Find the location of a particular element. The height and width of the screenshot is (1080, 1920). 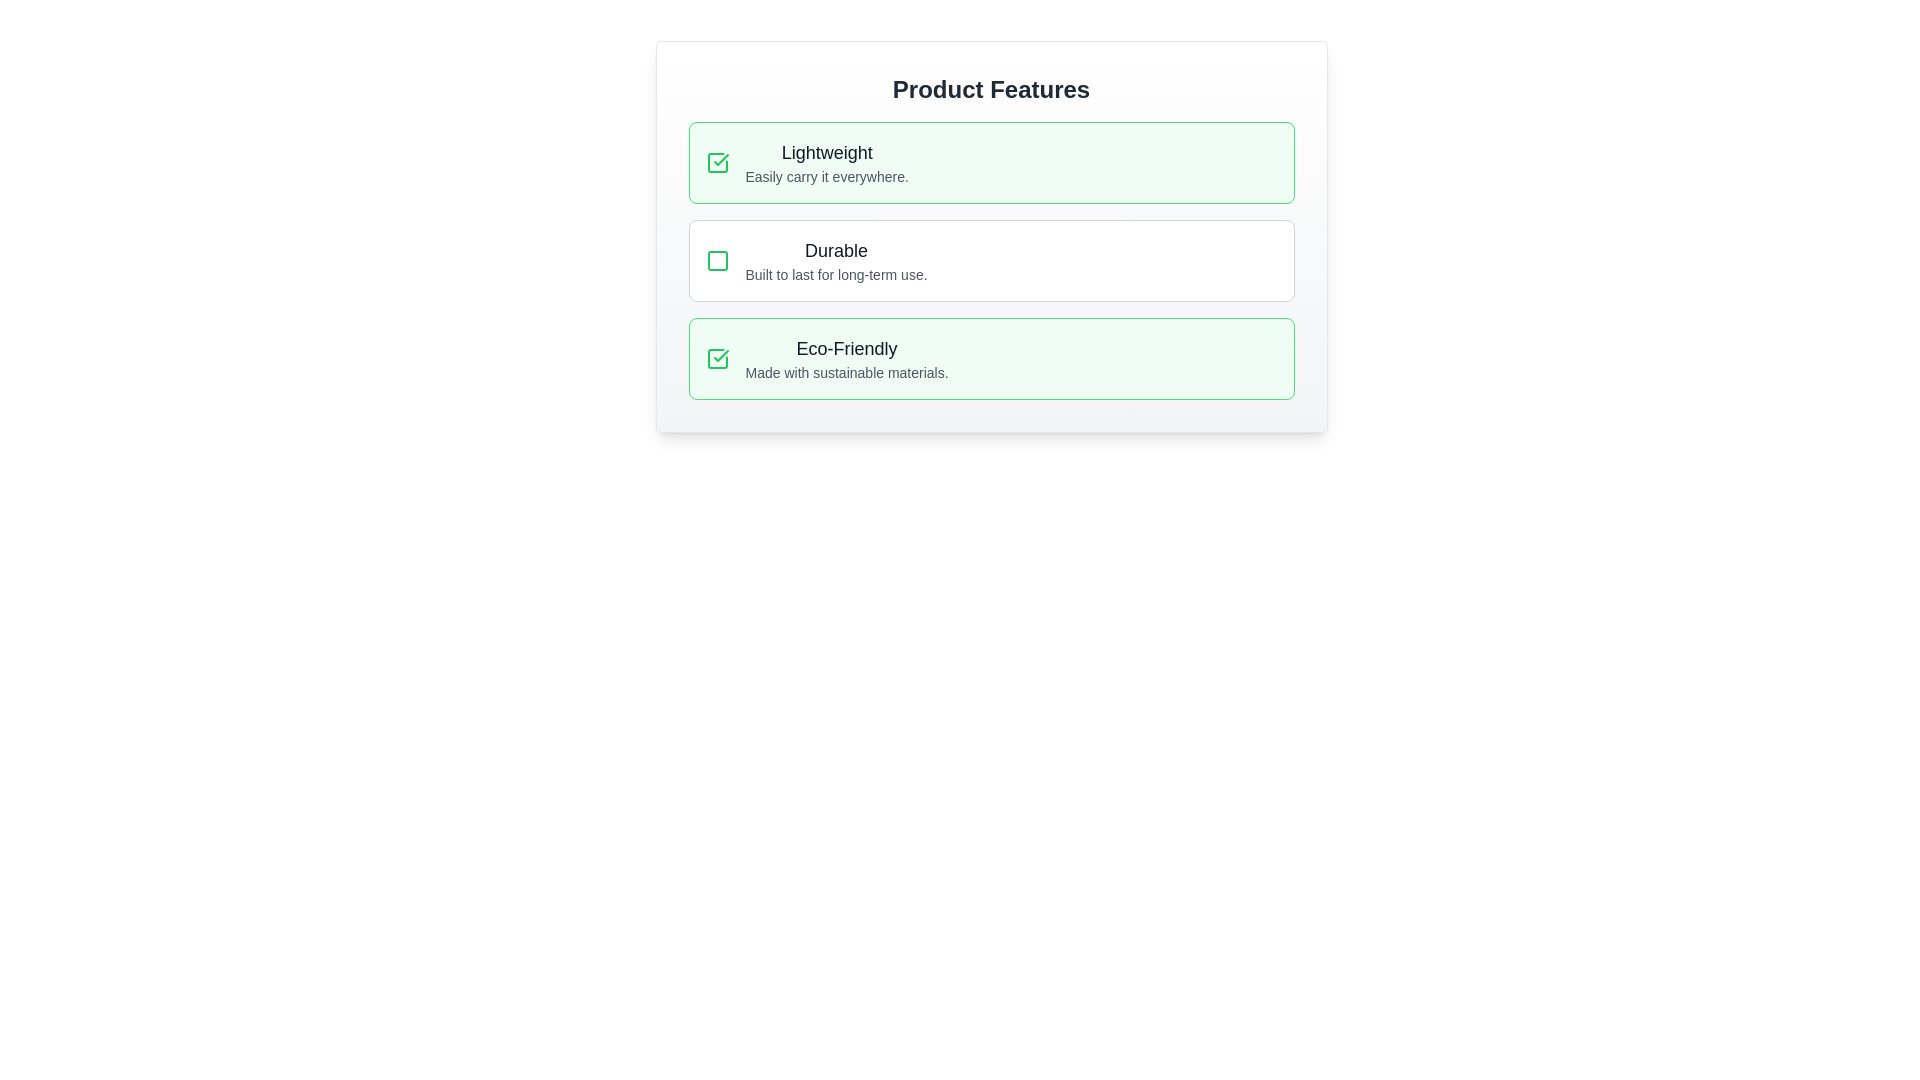

the informational text block titled 'Durable', which is positioned between 'Lightweight' and 'Eco-Friendly' in the 'Product Features' panel is located at coordinates (836, 260).